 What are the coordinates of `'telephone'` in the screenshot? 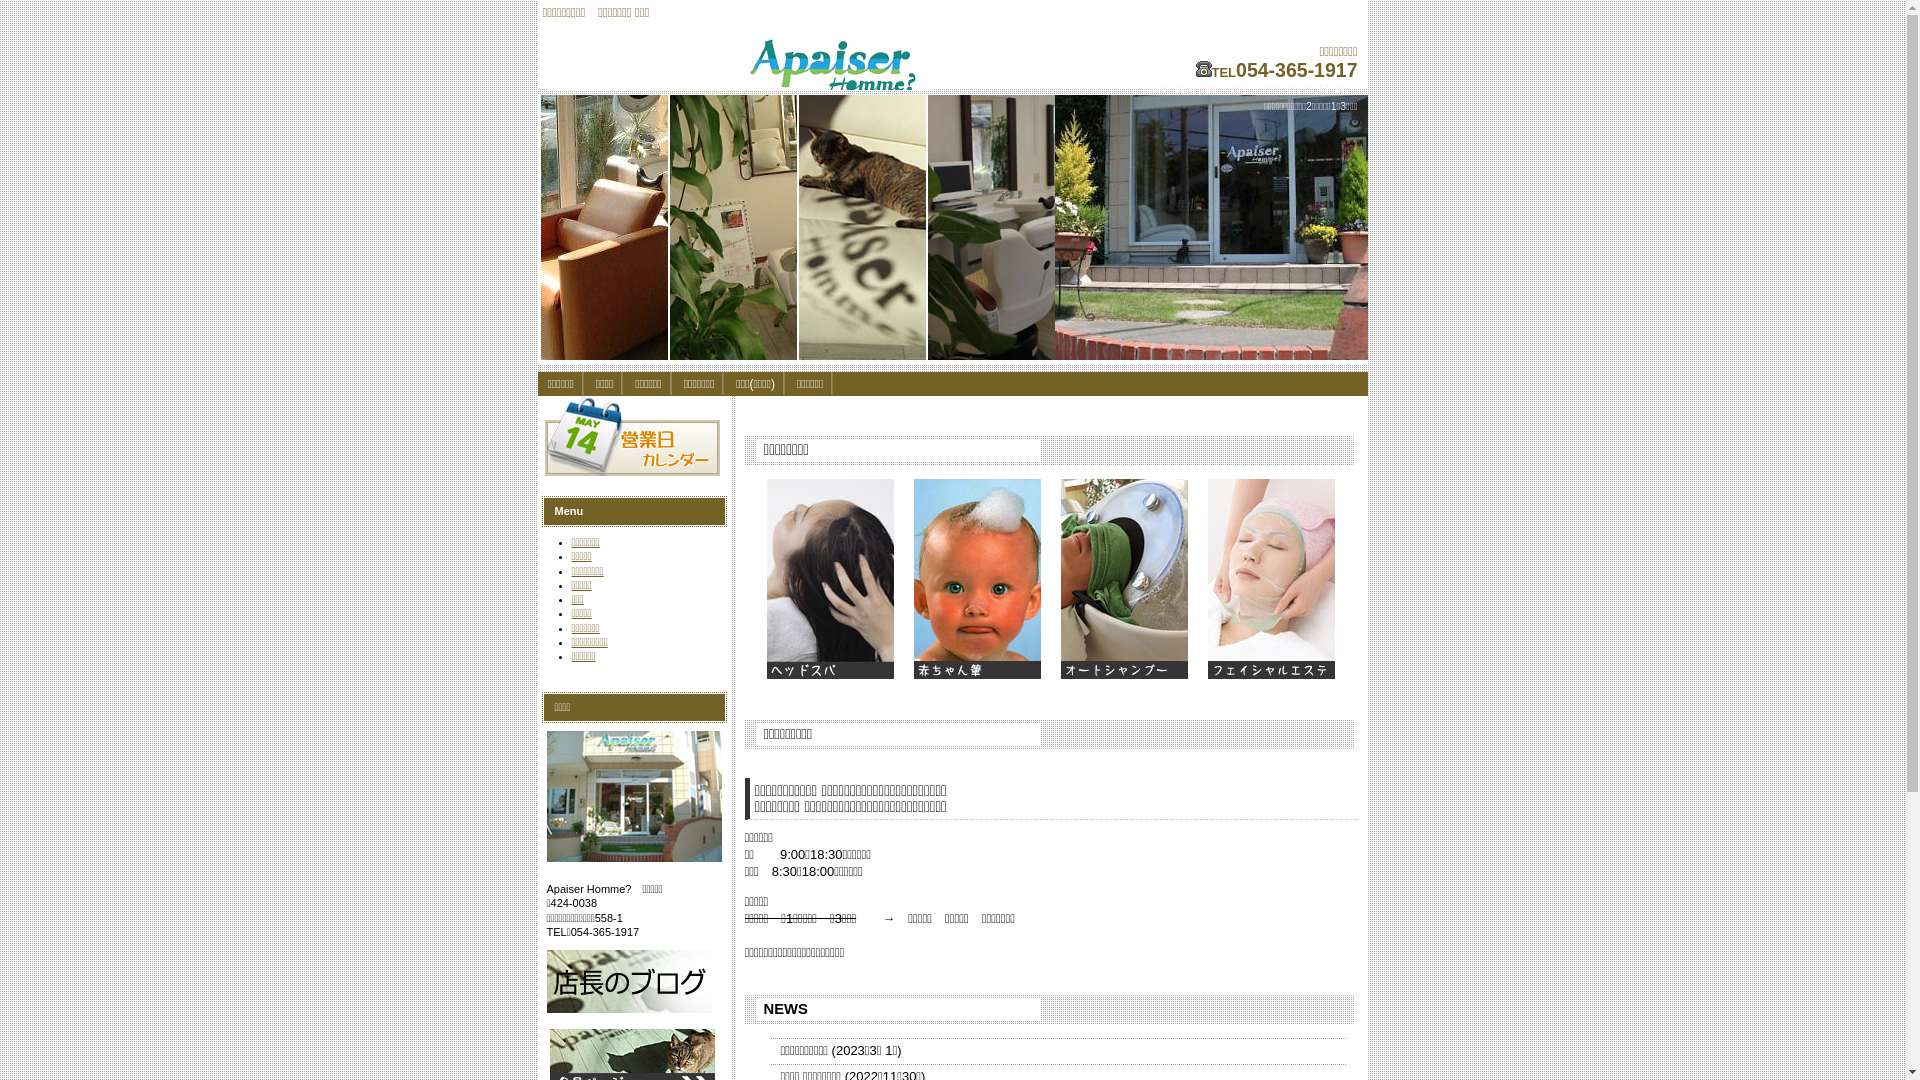 It's located at (1203, 68).